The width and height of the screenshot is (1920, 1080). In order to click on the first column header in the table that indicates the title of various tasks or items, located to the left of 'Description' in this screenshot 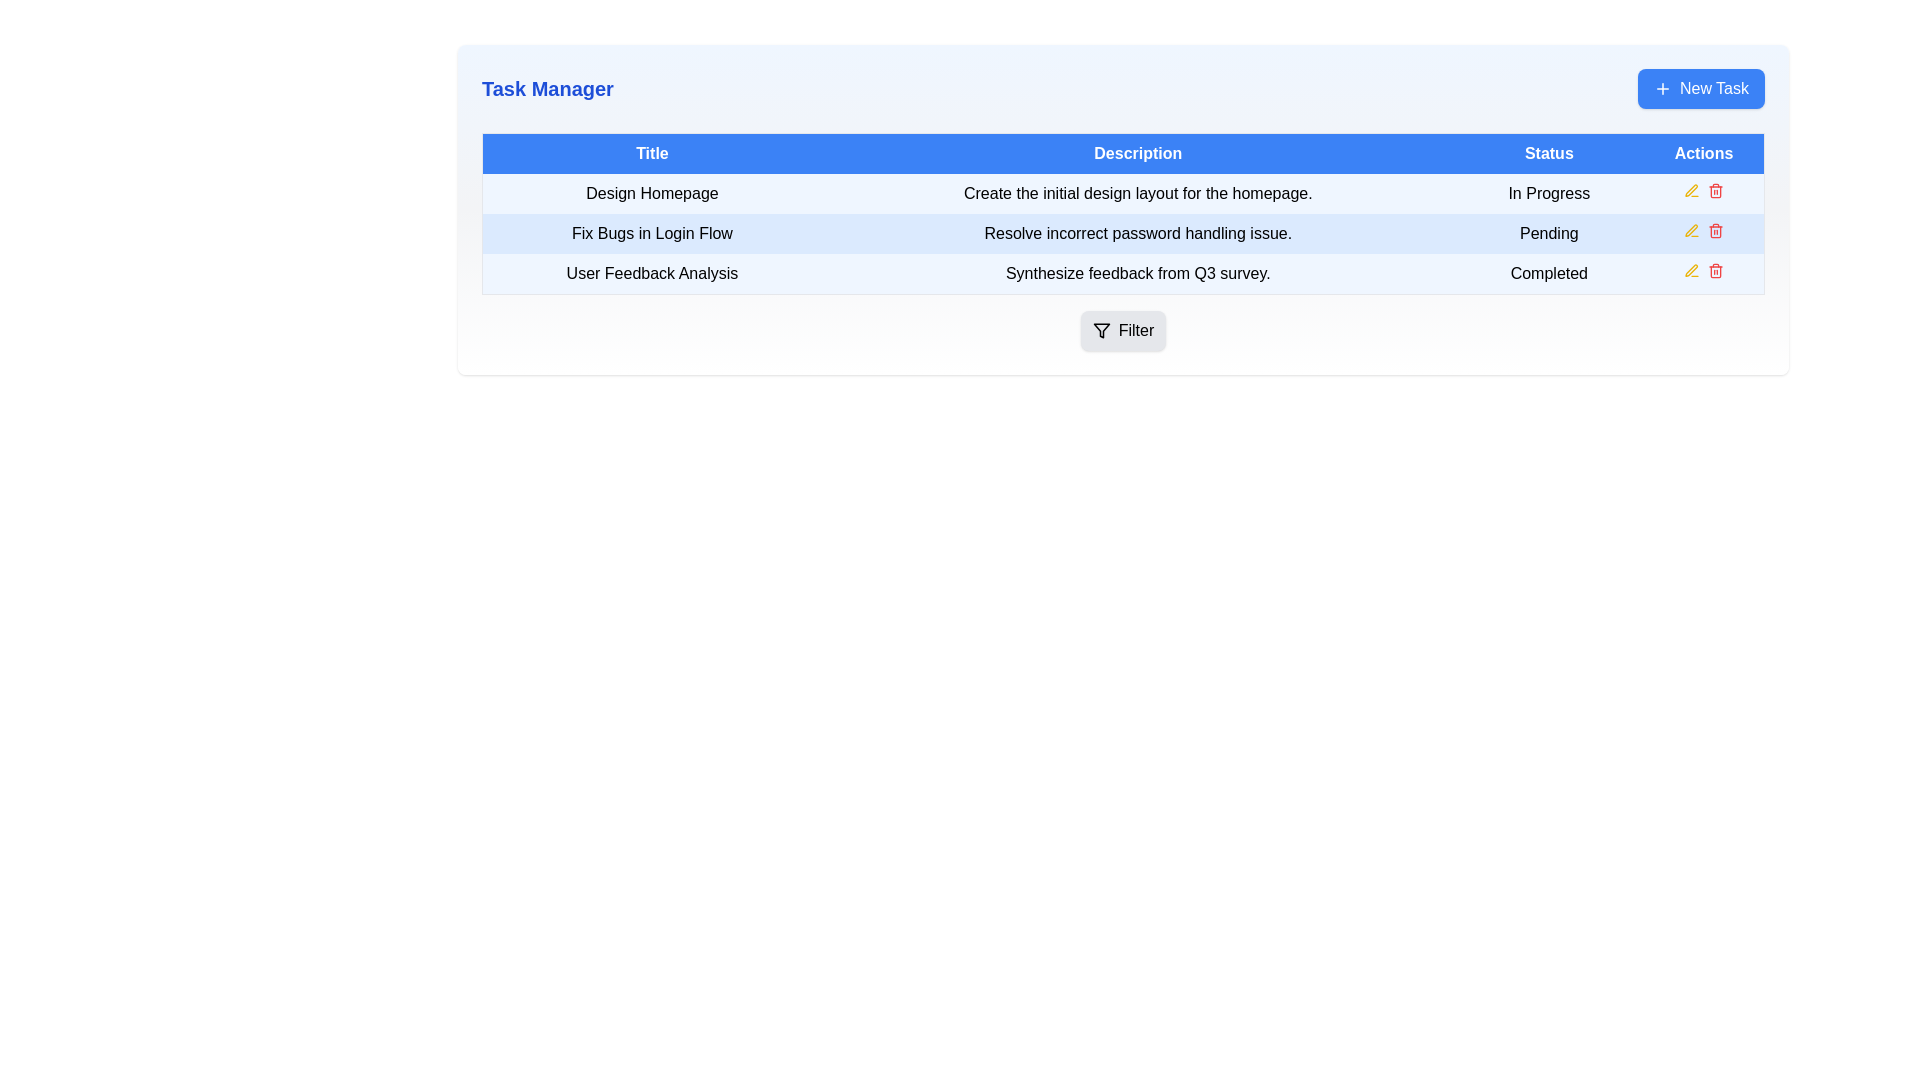, I will do `click(652, 152)`.